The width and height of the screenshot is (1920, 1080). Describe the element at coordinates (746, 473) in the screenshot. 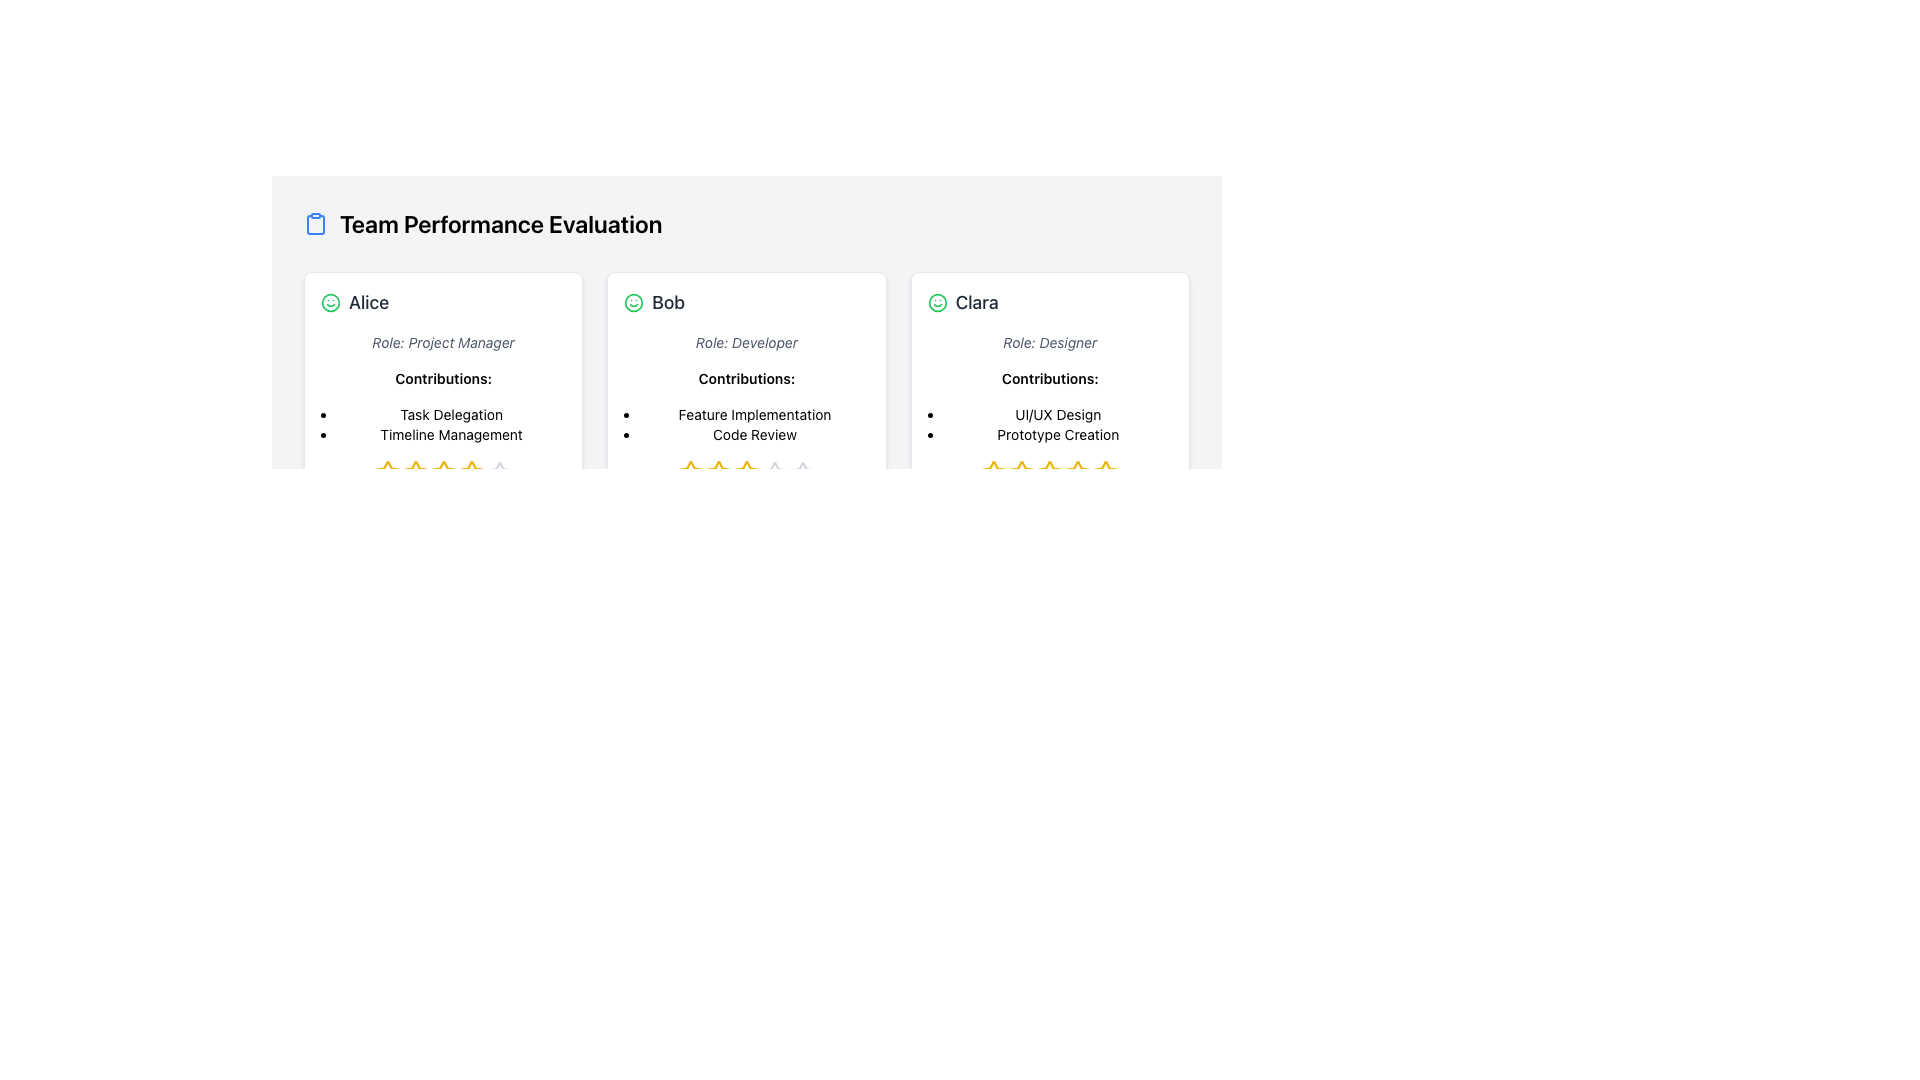

I see `the row of five star icons` at that location.